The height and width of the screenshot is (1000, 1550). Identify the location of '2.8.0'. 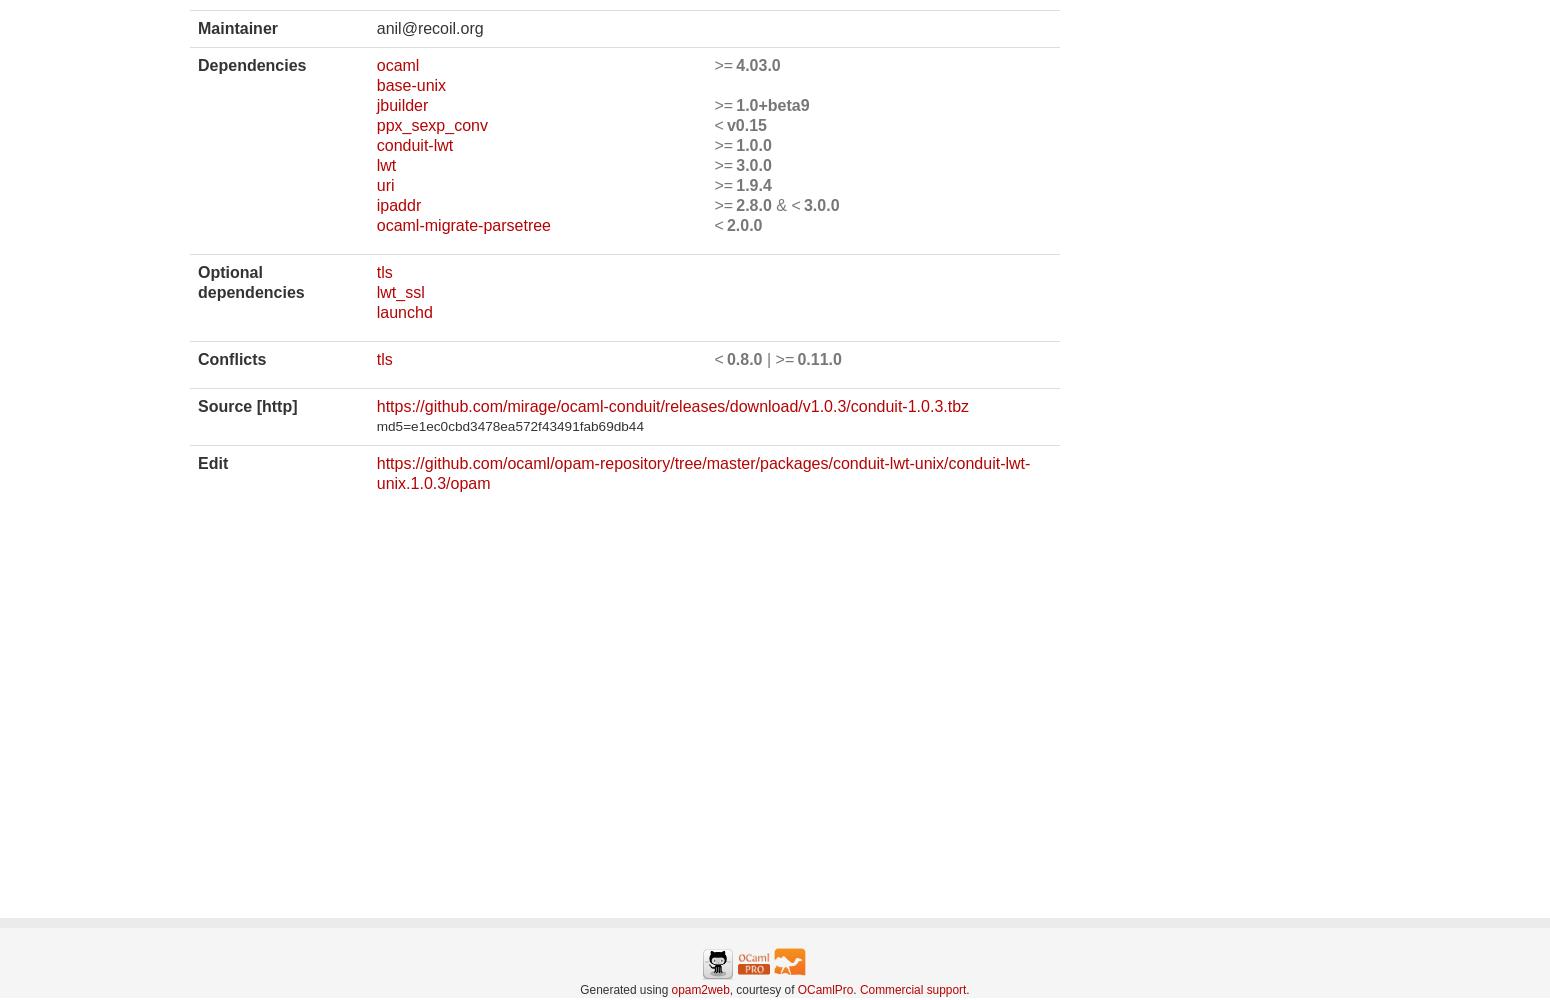
(753, 203).